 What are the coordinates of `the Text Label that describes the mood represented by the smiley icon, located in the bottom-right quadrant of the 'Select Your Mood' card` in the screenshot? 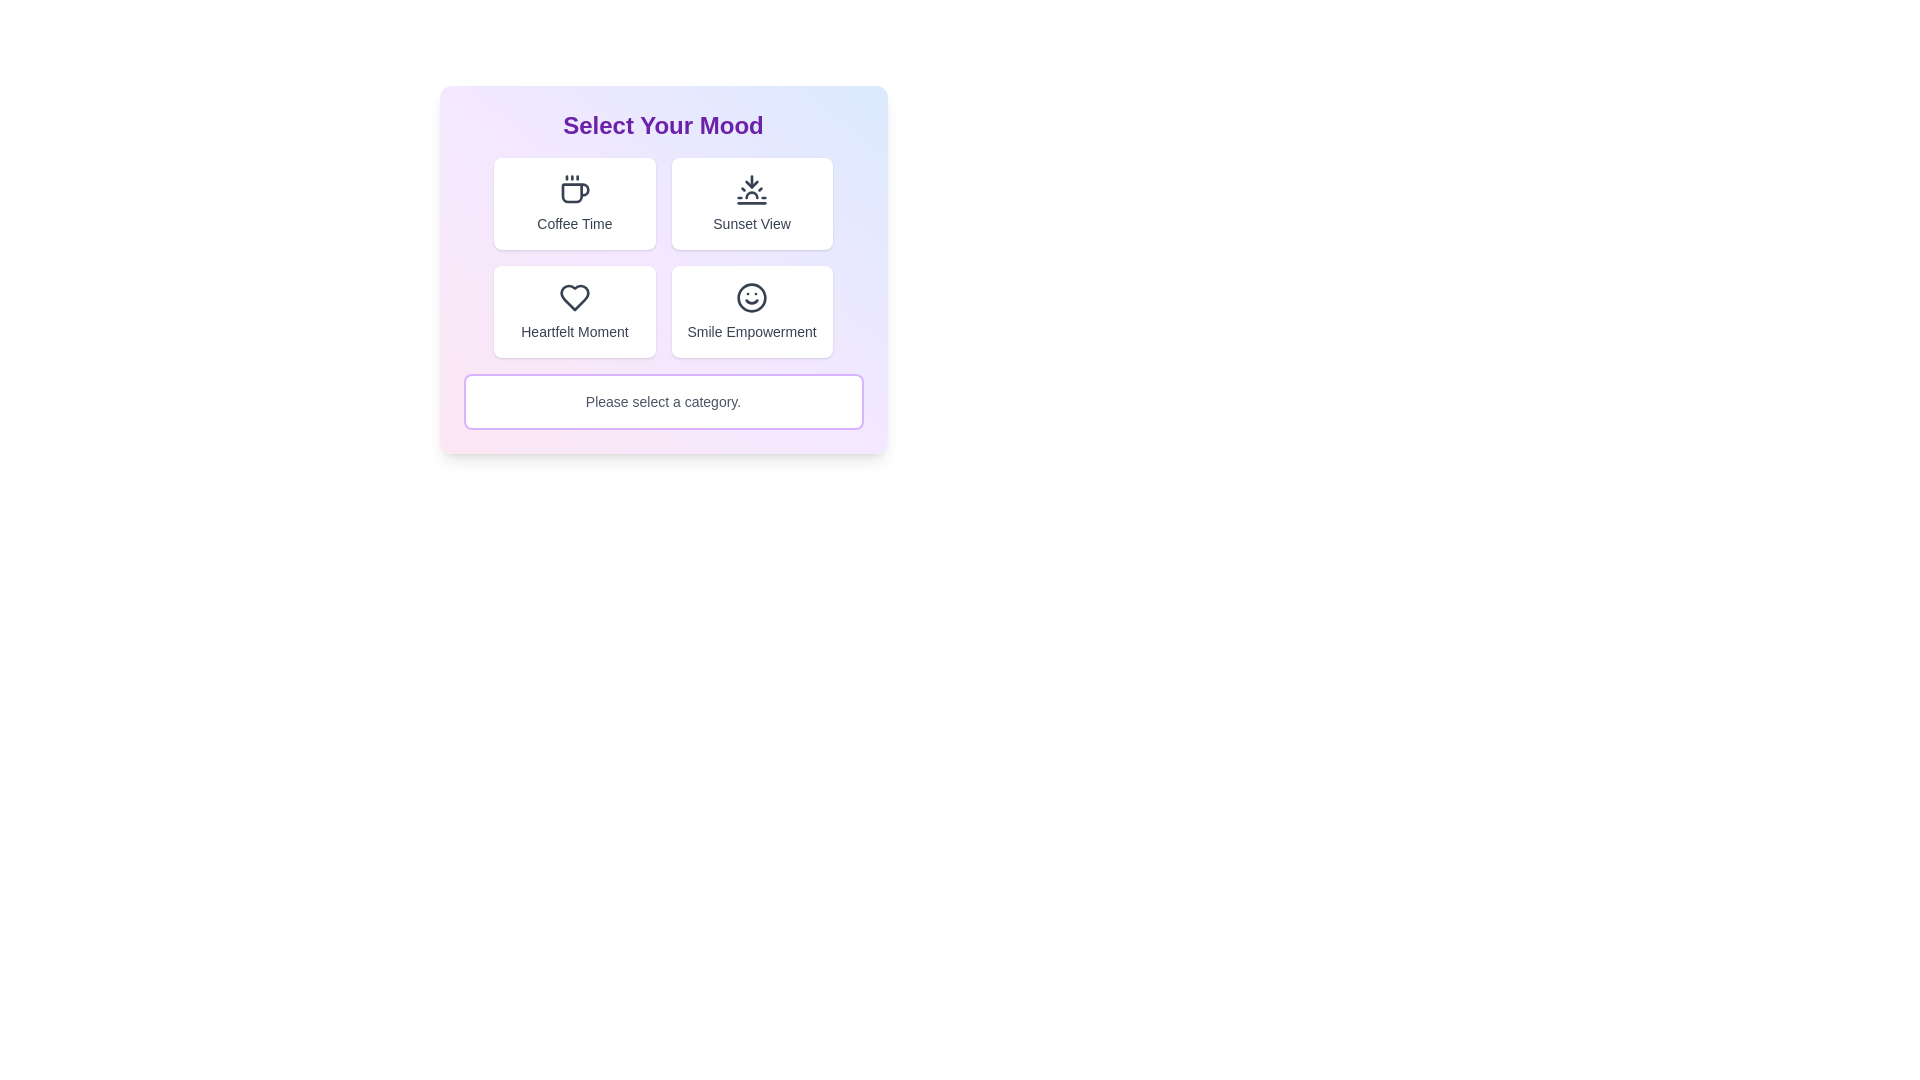 It's located at (751, 330).